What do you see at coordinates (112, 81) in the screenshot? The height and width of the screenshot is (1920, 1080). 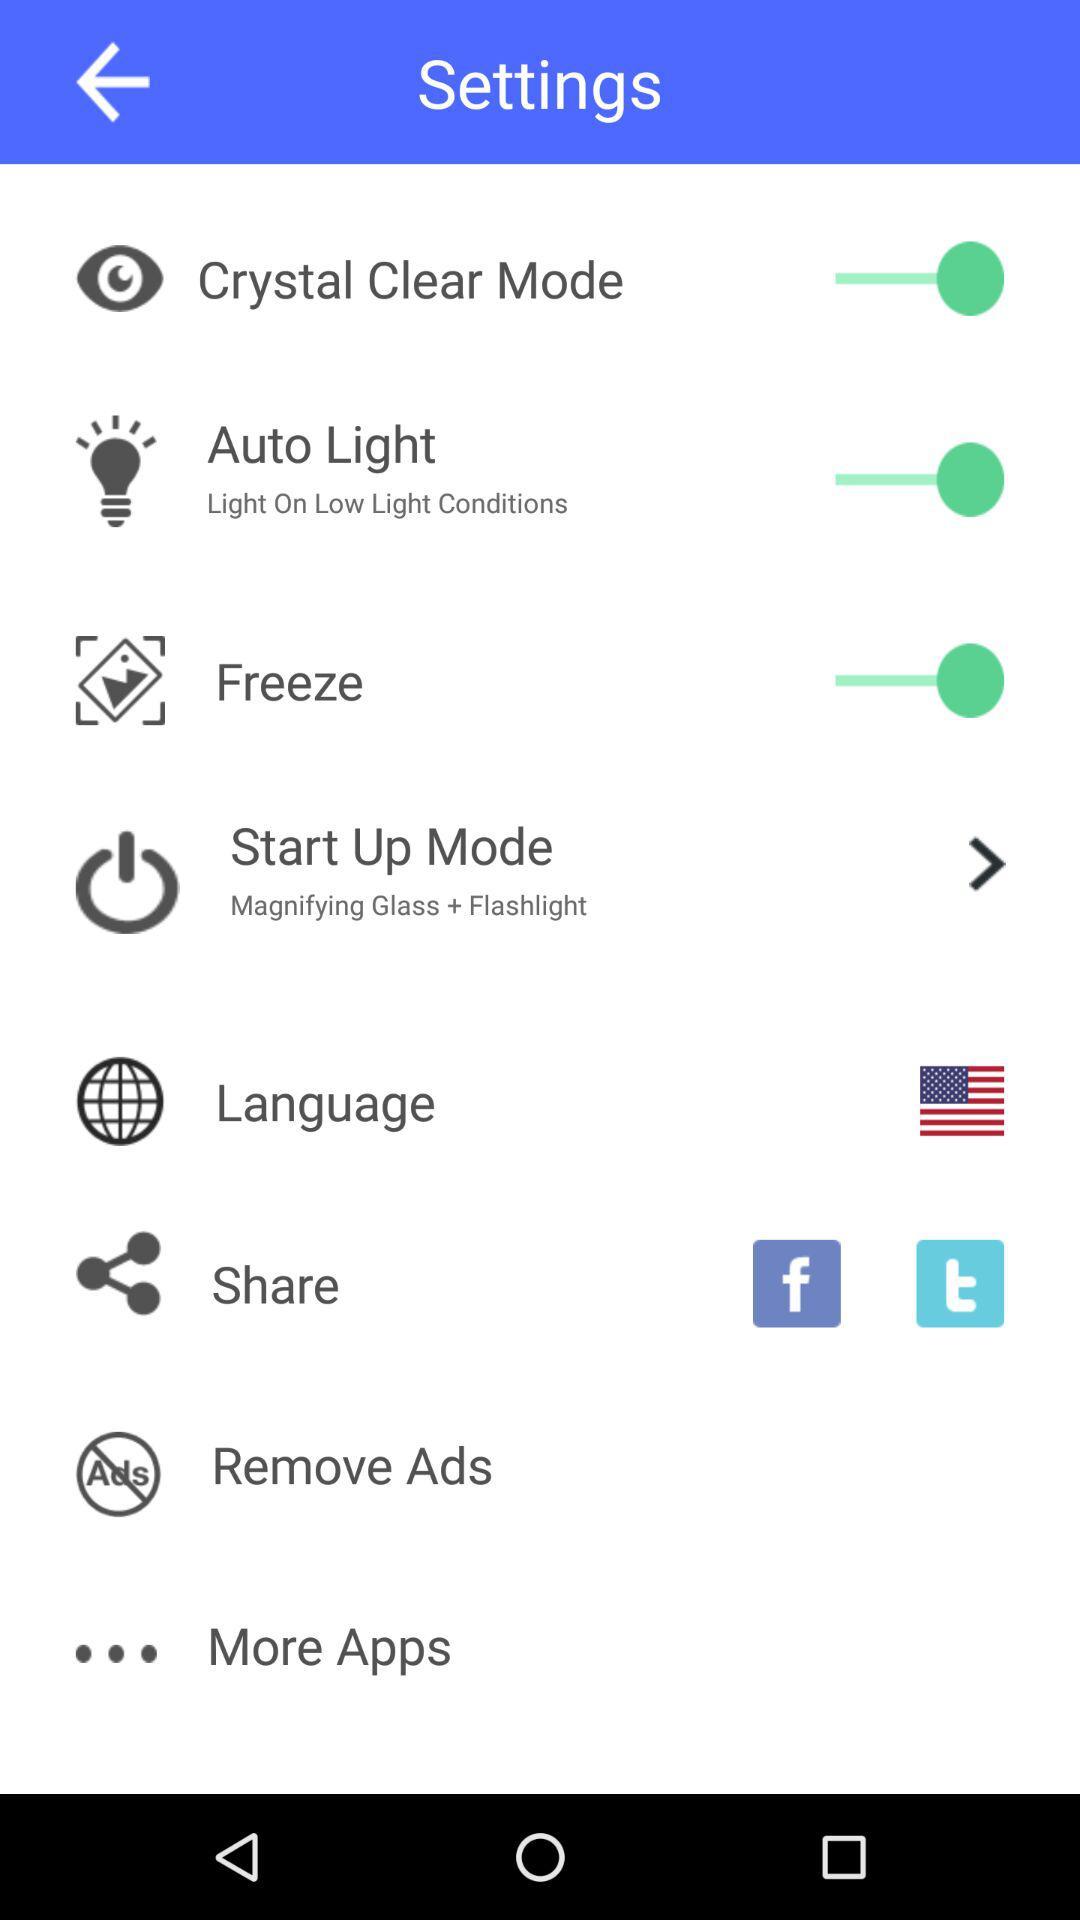 I see `item to the left of settings item` at bounding box center [112, 81].